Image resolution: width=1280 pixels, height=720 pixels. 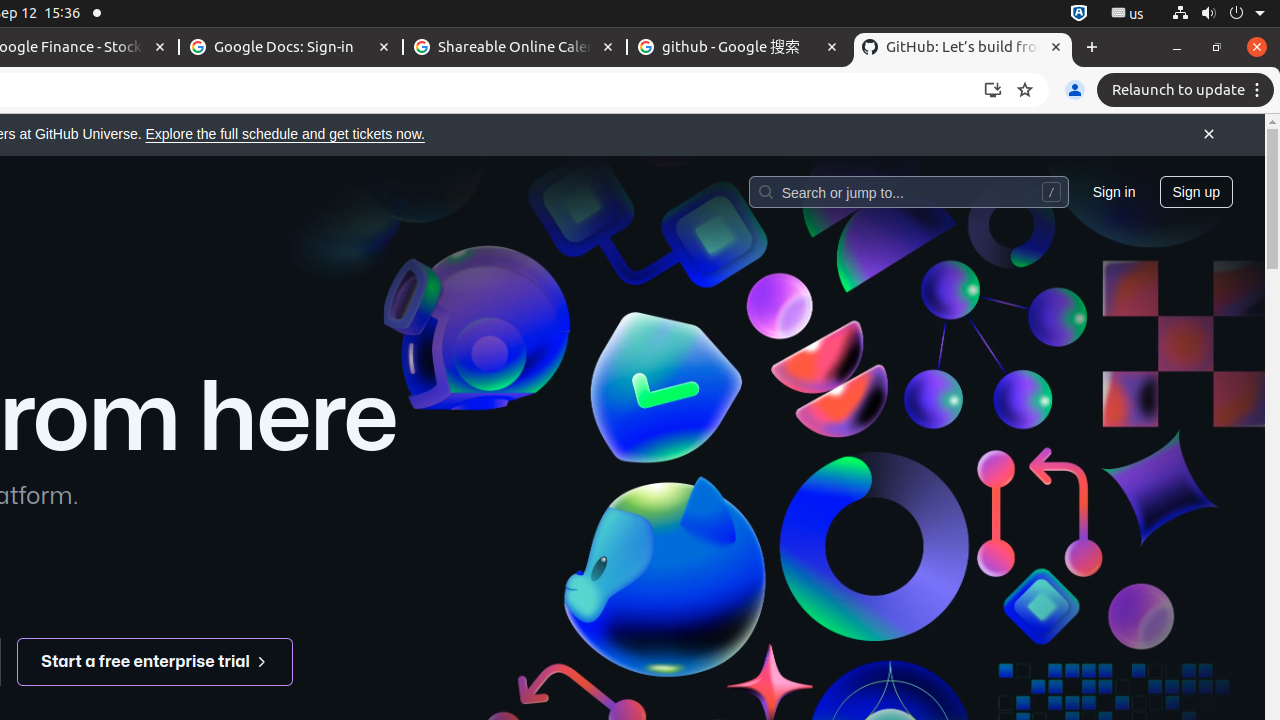 I want to click on 'Bookmark this tab', so click(x=1025, y=90).